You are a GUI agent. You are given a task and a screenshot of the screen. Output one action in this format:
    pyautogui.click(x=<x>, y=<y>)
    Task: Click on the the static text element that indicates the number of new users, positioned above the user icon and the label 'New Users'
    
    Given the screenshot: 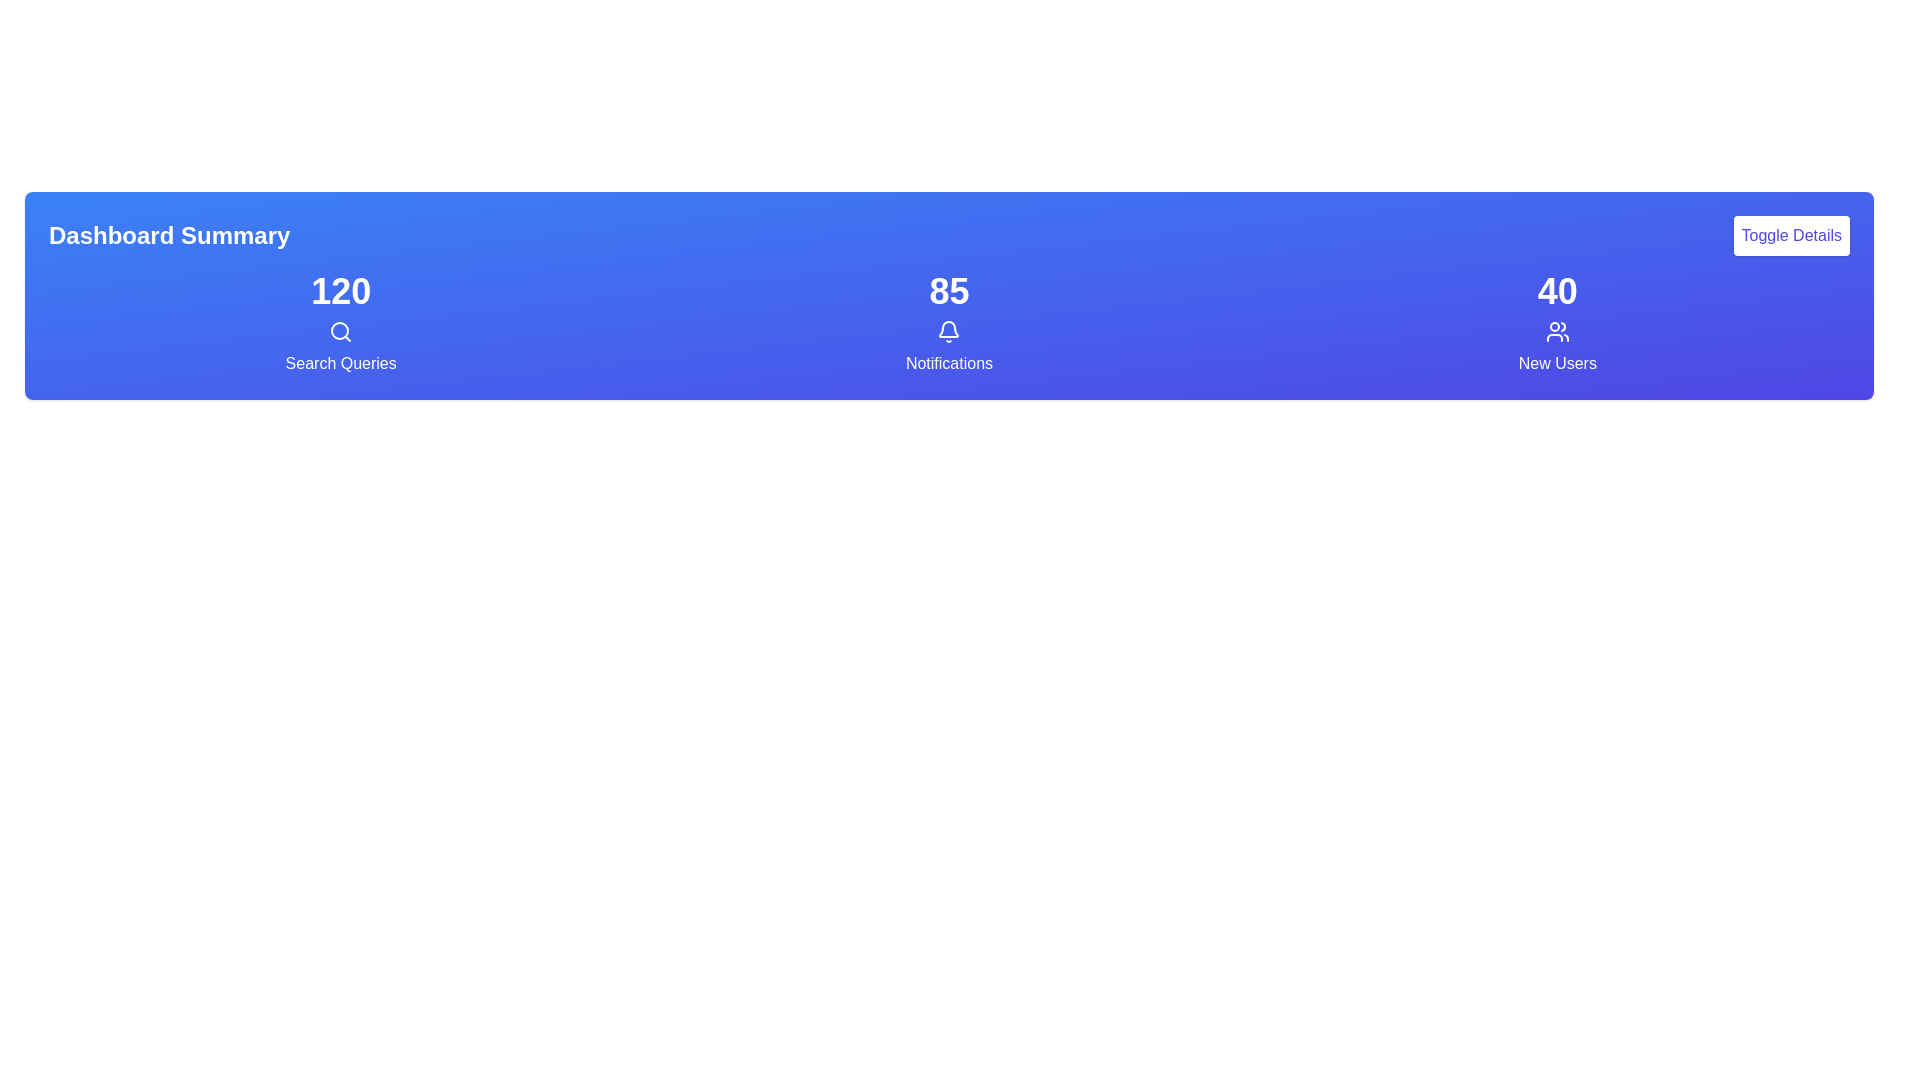 What is the action you would take?
    pyautogui.click(x=1556, y=292)
    